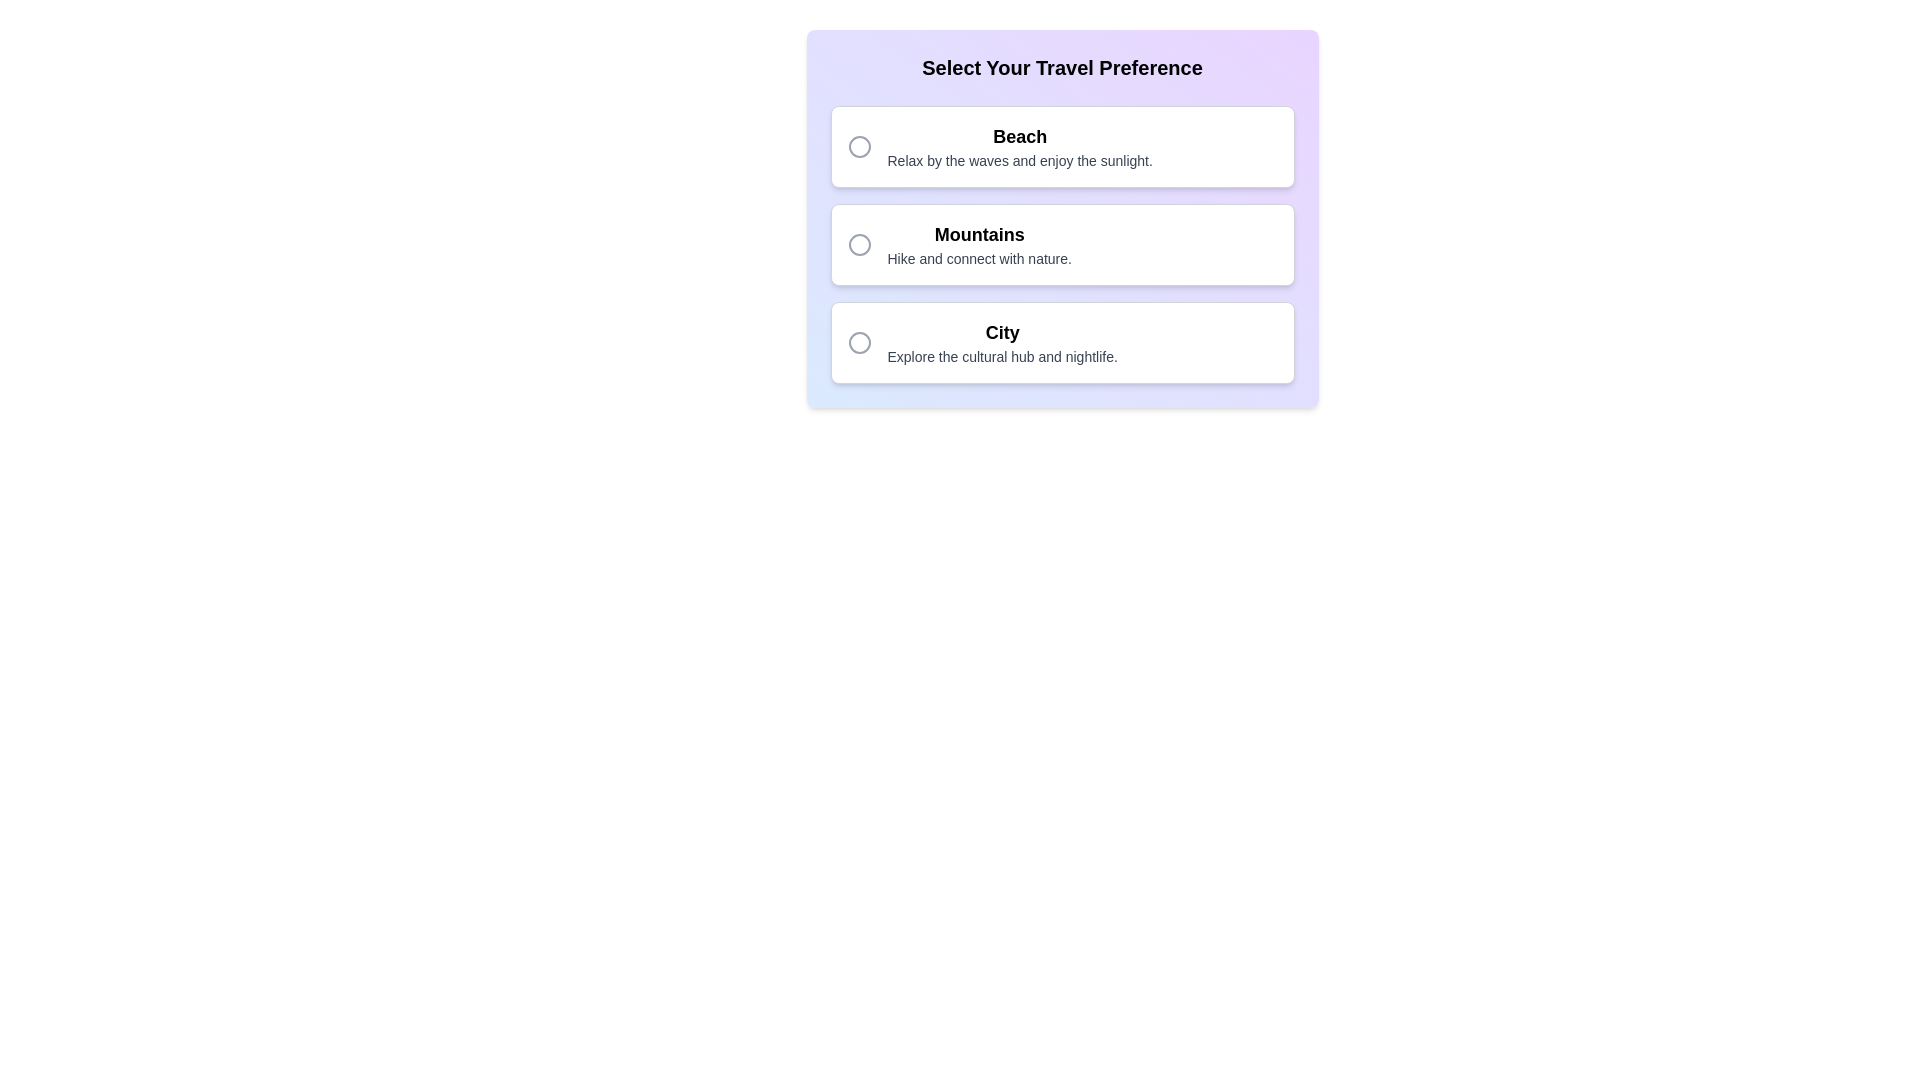  I want to click on text of the Static label titled 'Mountains' in the travel preferences selection, which is positioned above the description 'Hike and connect with nature.' and below the corresponding radio button, so click(979, 234).